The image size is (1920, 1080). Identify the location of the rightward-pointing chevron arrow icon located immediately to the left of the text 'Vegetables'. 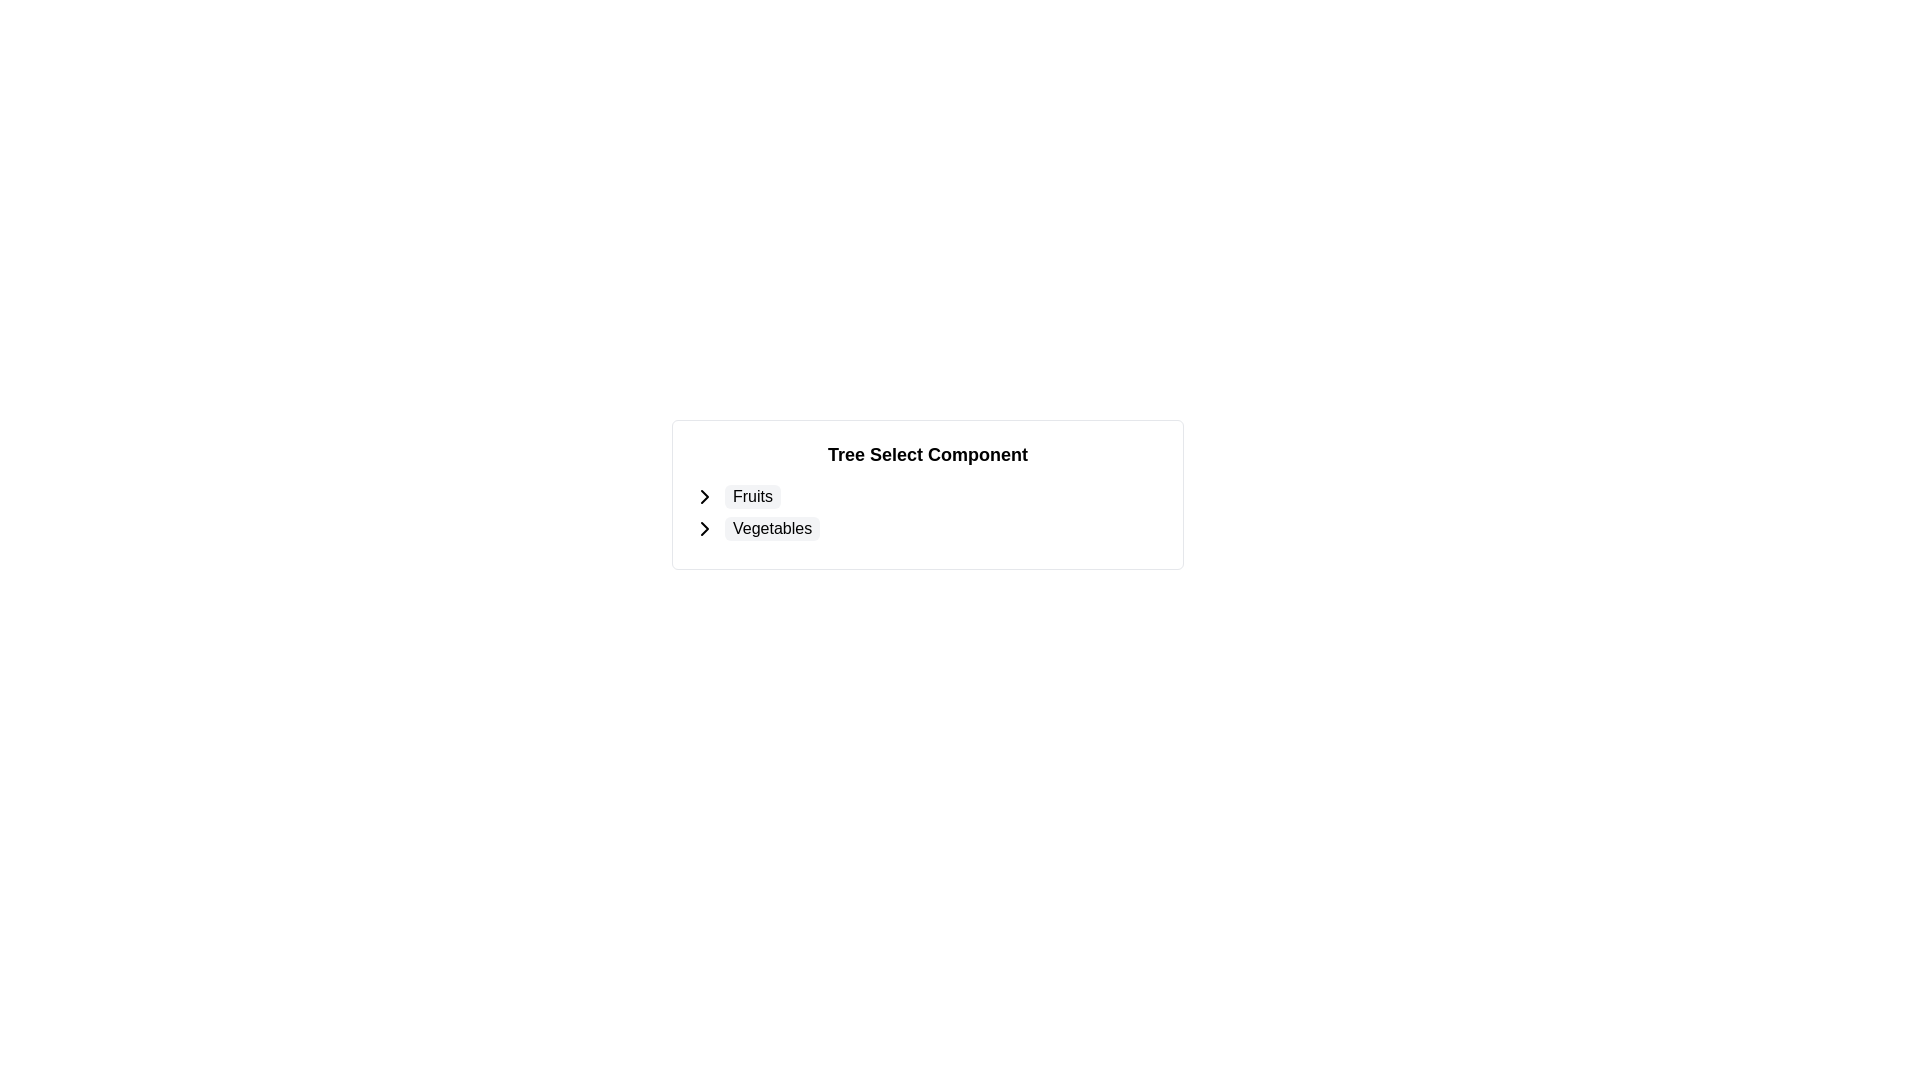
(705, 527).